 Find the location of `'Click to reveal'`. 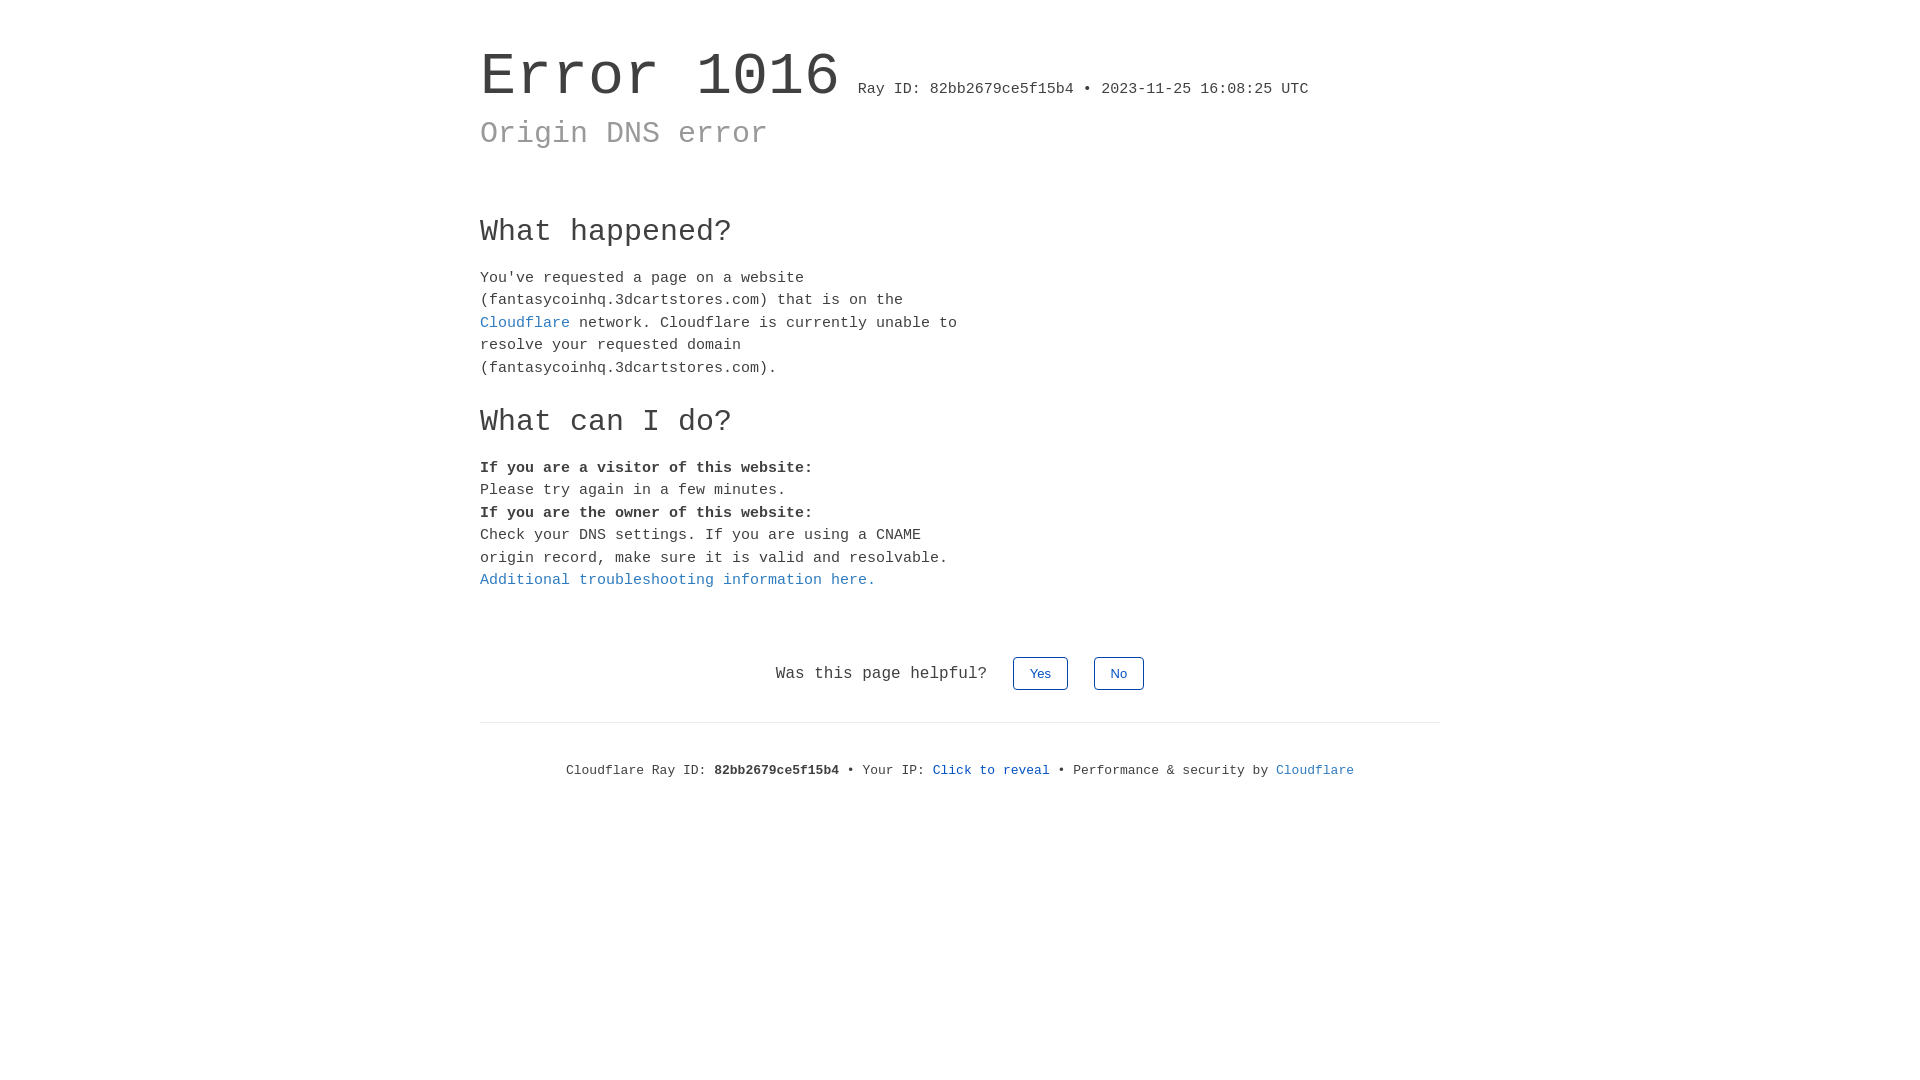

'Click to reveal' is located at coordinates (991, 768).